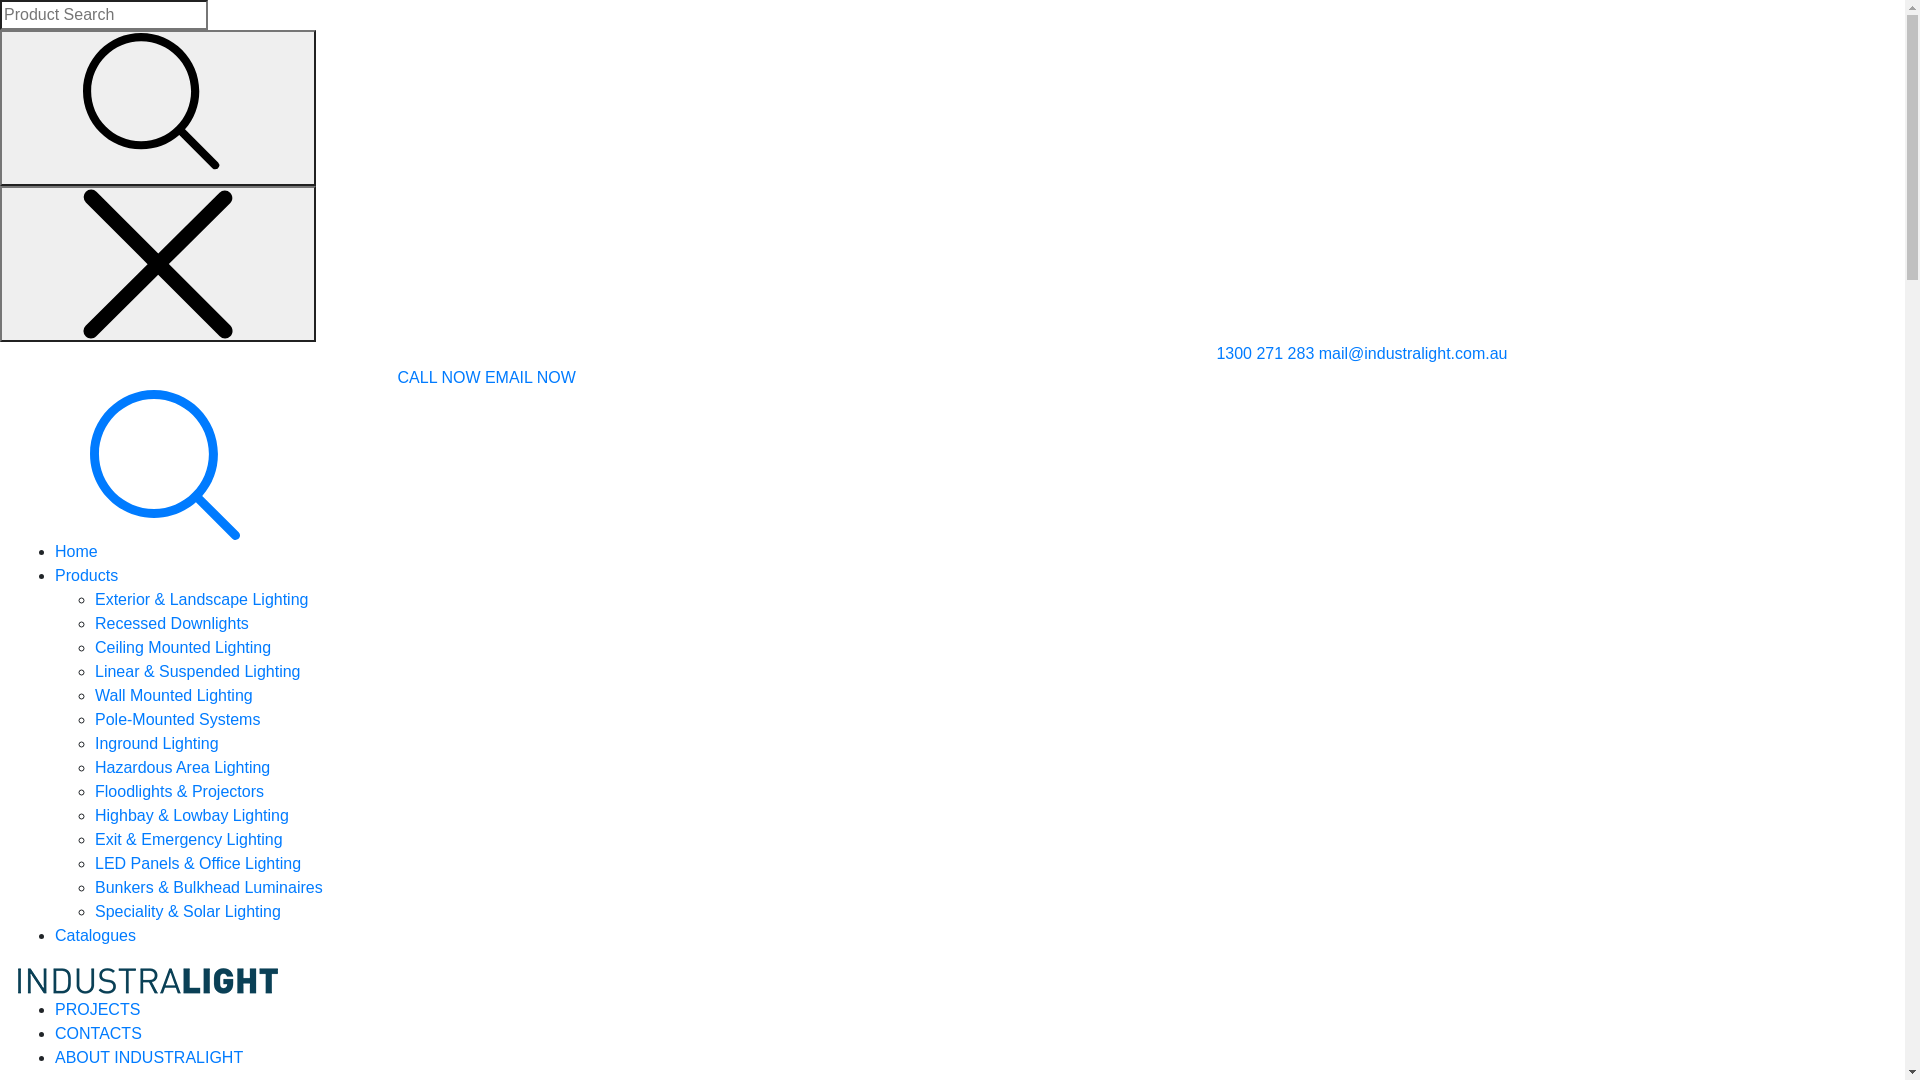 This screenshot has width=1920, height=1080. What do you see at coordinates (201, 598) in the screenshot?
I see `'Exterior & Landscape Lighting'` at bounding box center [201, 598].